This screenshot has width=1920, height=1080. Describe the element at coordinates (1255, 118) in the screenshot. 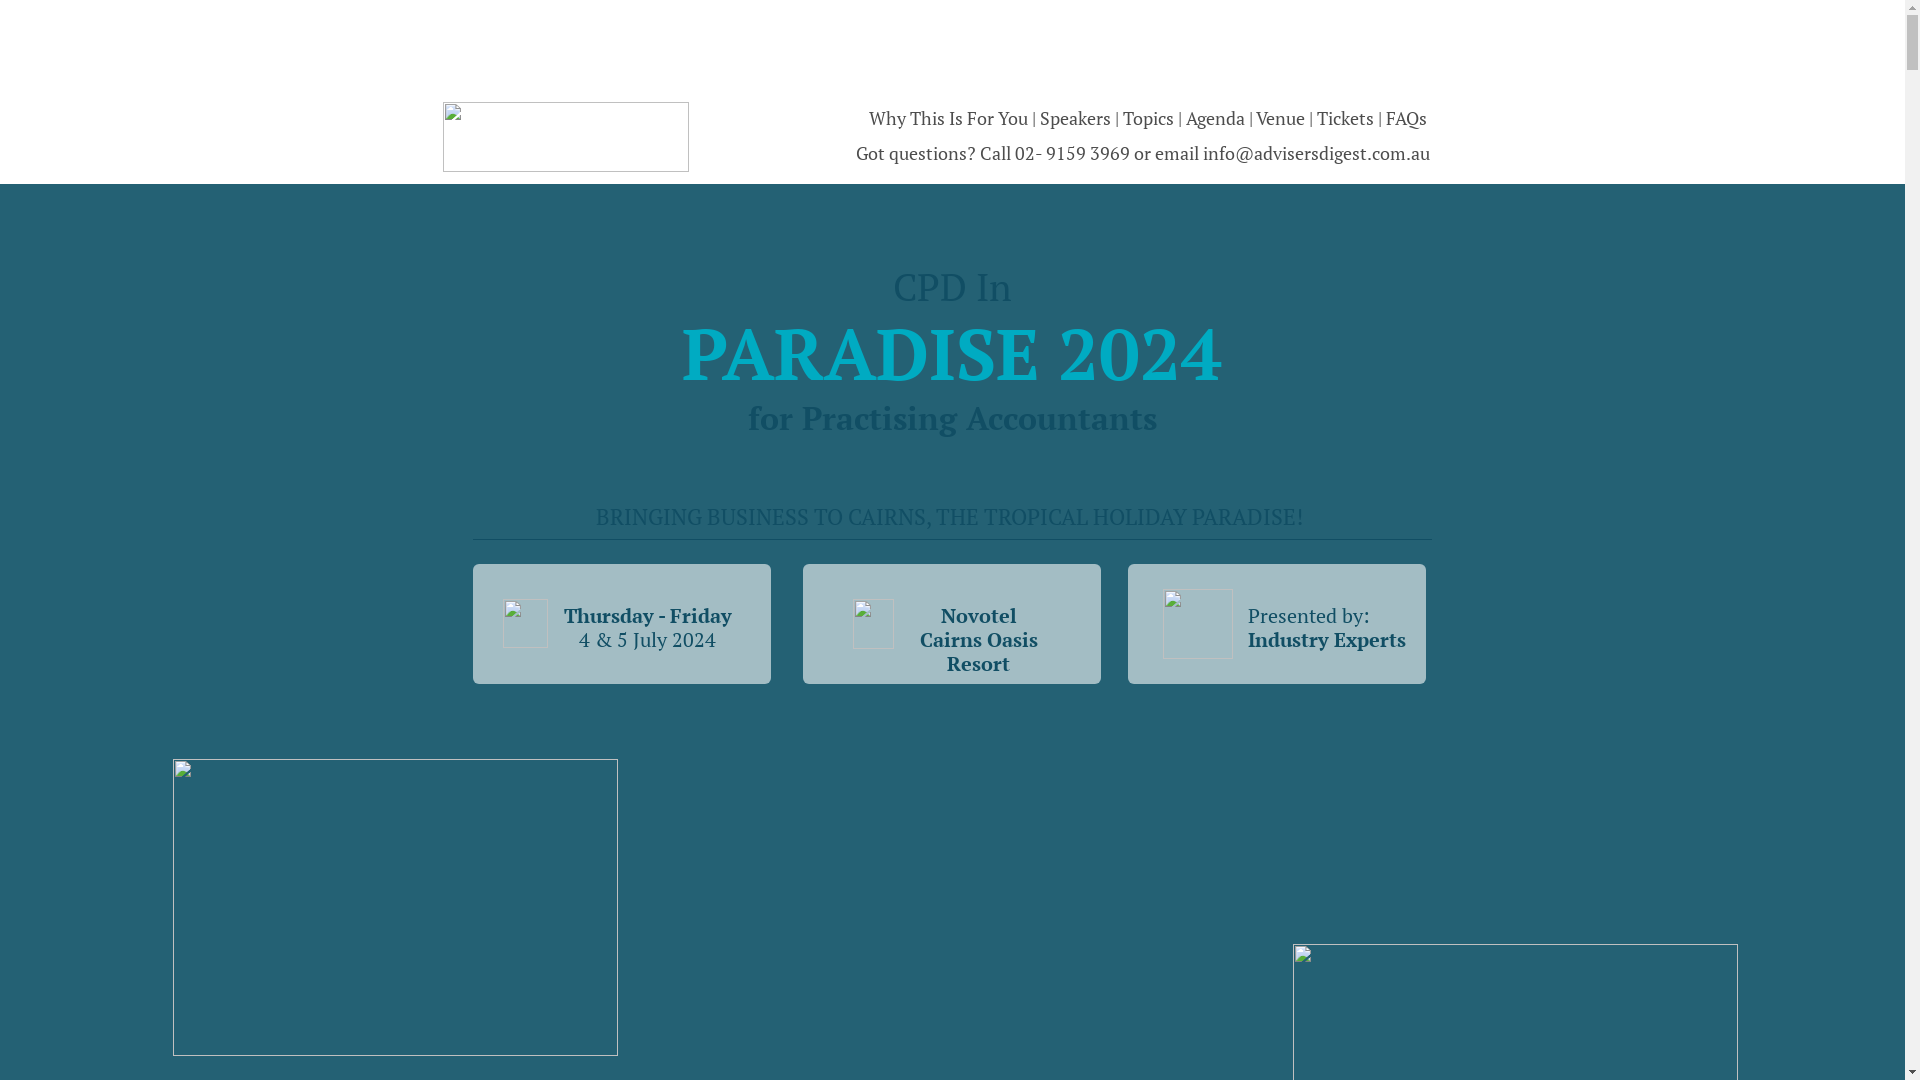

I see `'Venue'` at that location.